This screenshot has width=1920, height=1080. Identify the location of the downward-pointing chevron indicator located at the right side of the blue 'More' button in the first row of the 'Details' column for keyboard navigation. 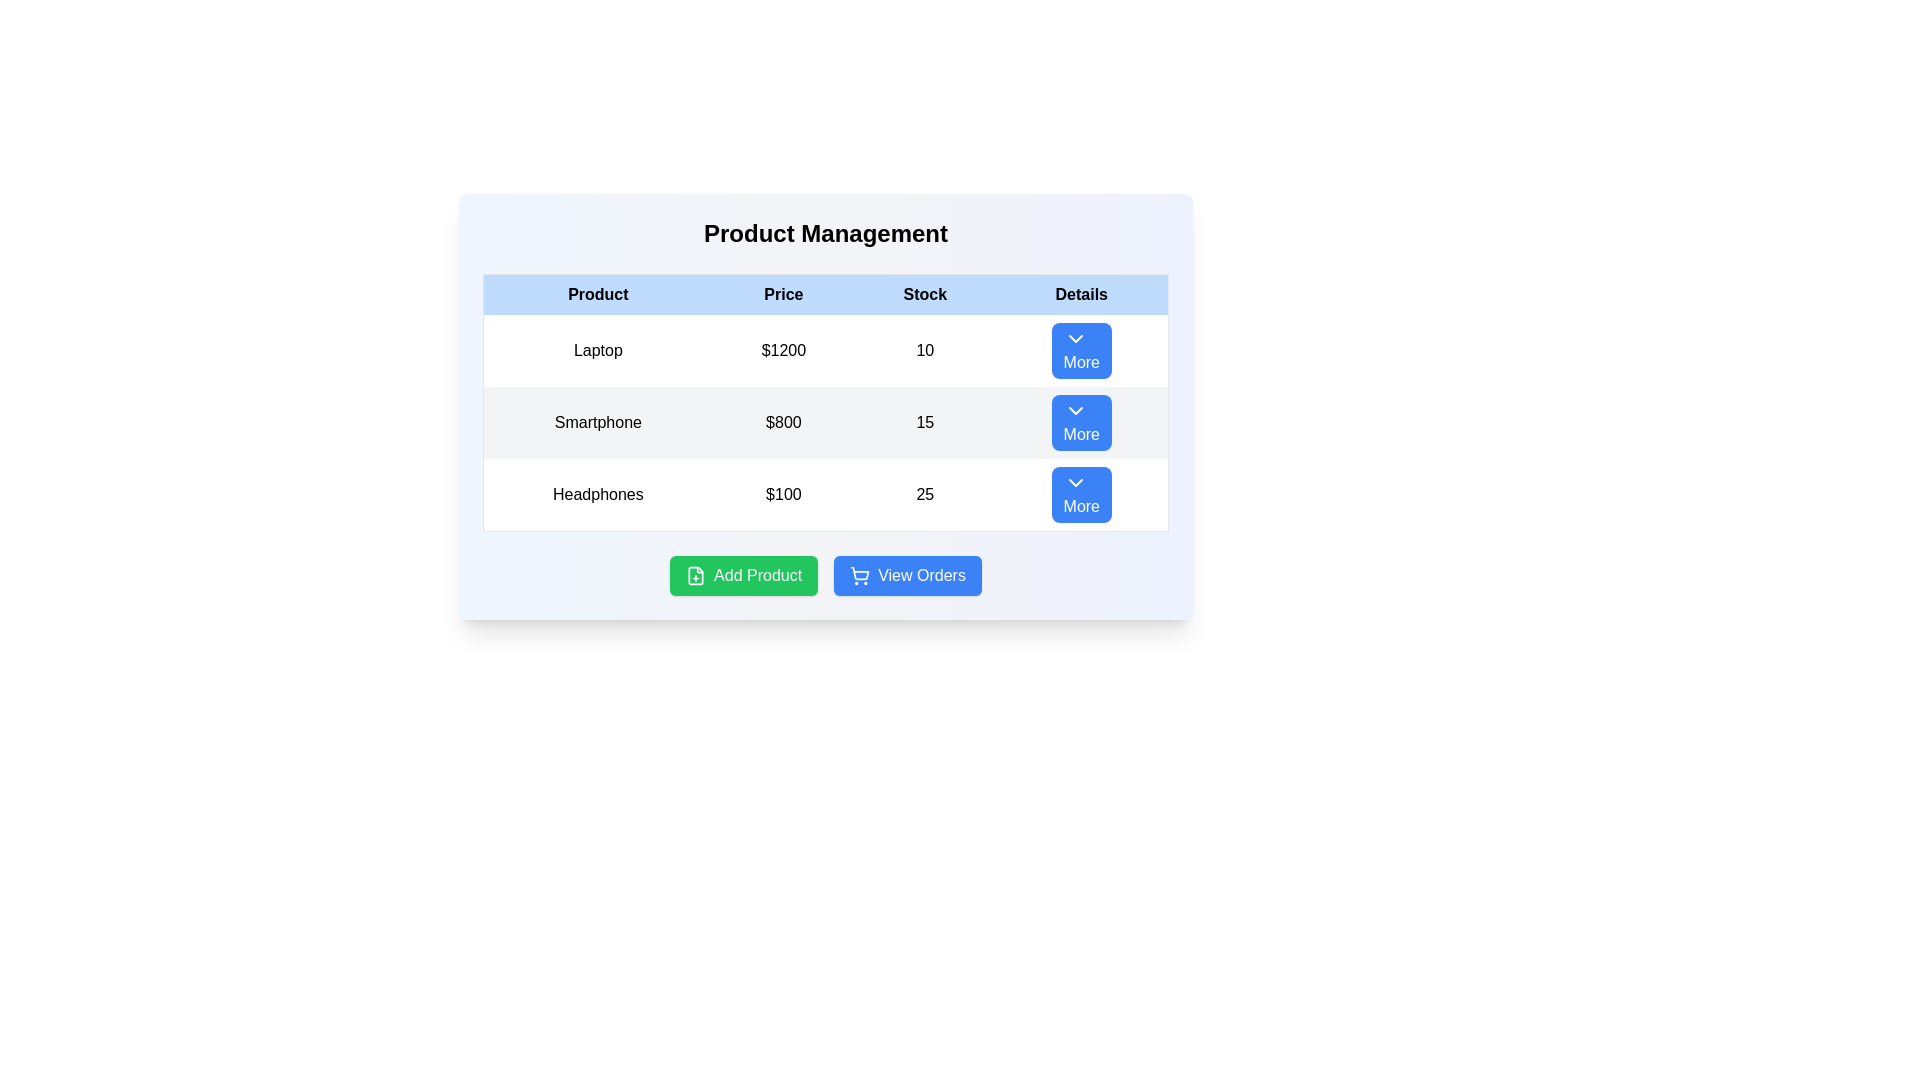
(1074, 338).